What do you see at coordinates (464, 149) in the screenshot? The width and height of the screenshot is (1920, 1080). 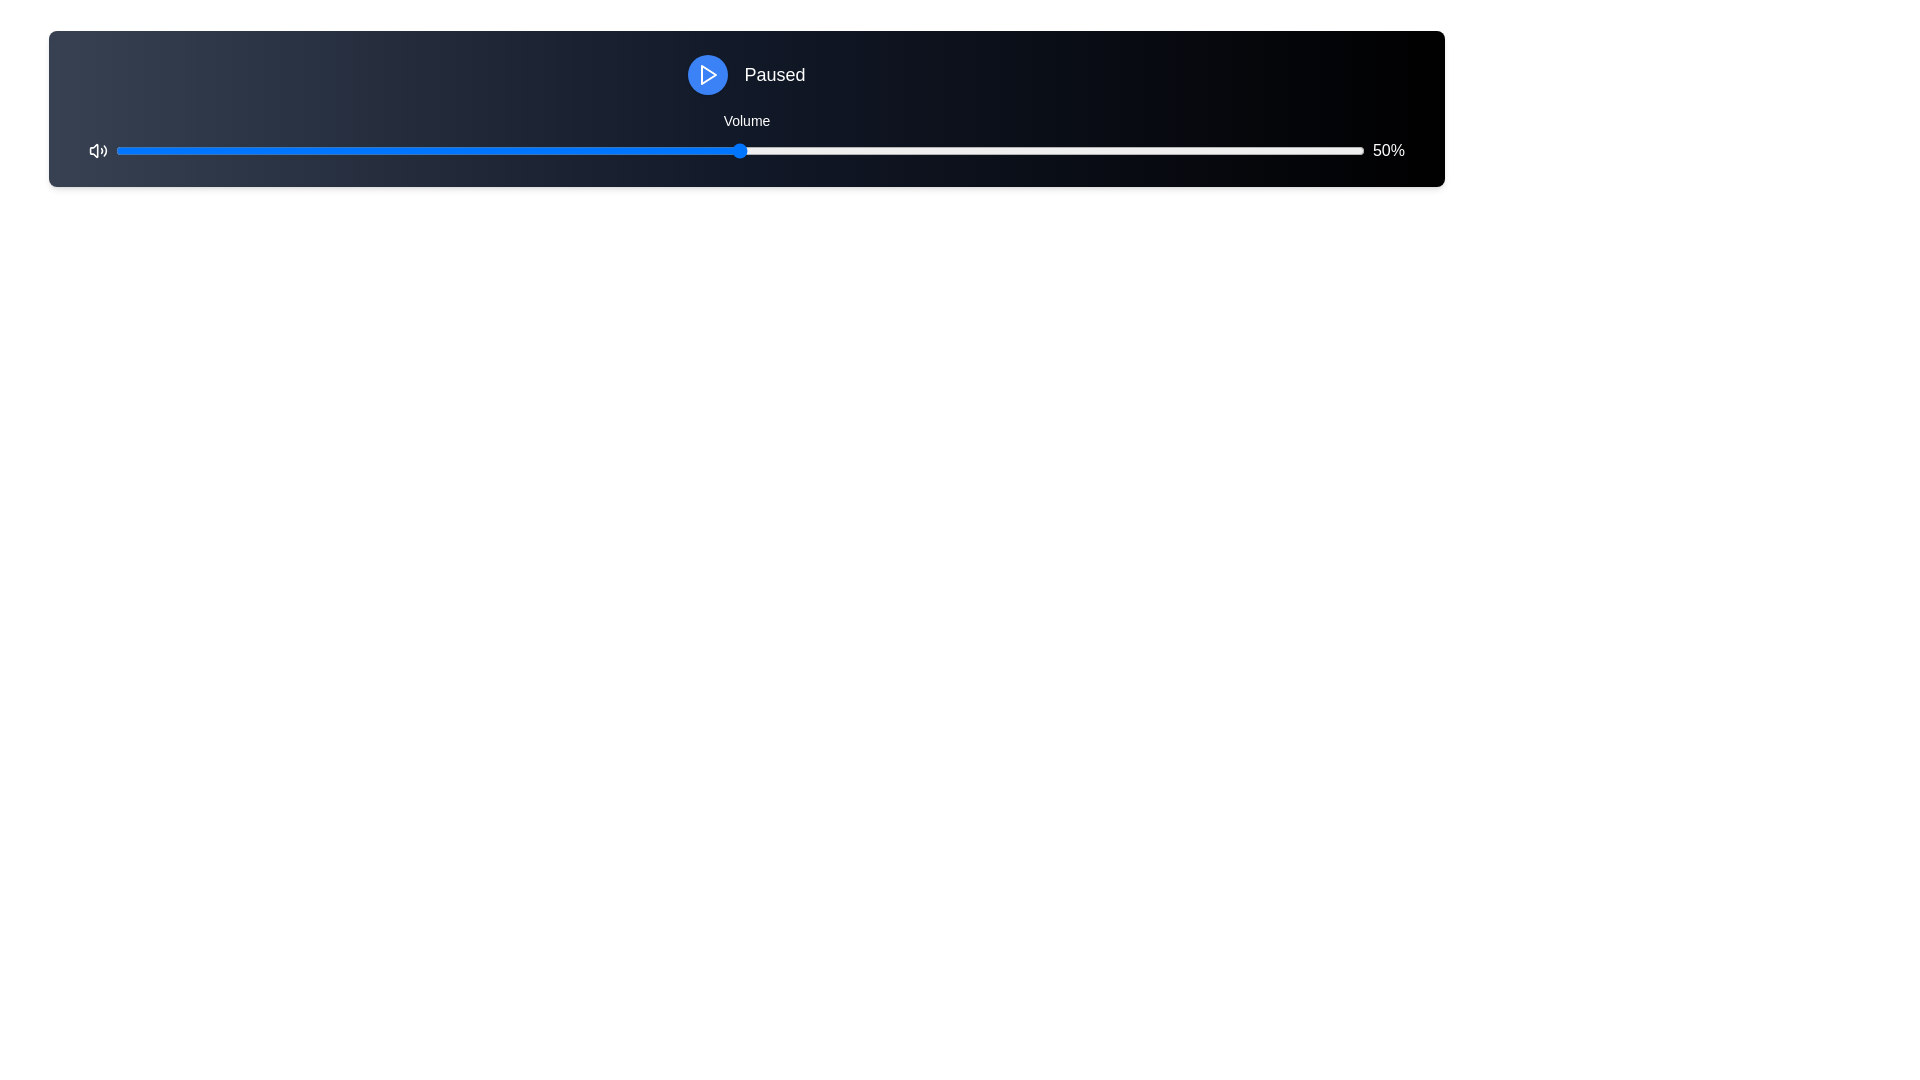 I see `the volume` at bounding box center [464, 149].